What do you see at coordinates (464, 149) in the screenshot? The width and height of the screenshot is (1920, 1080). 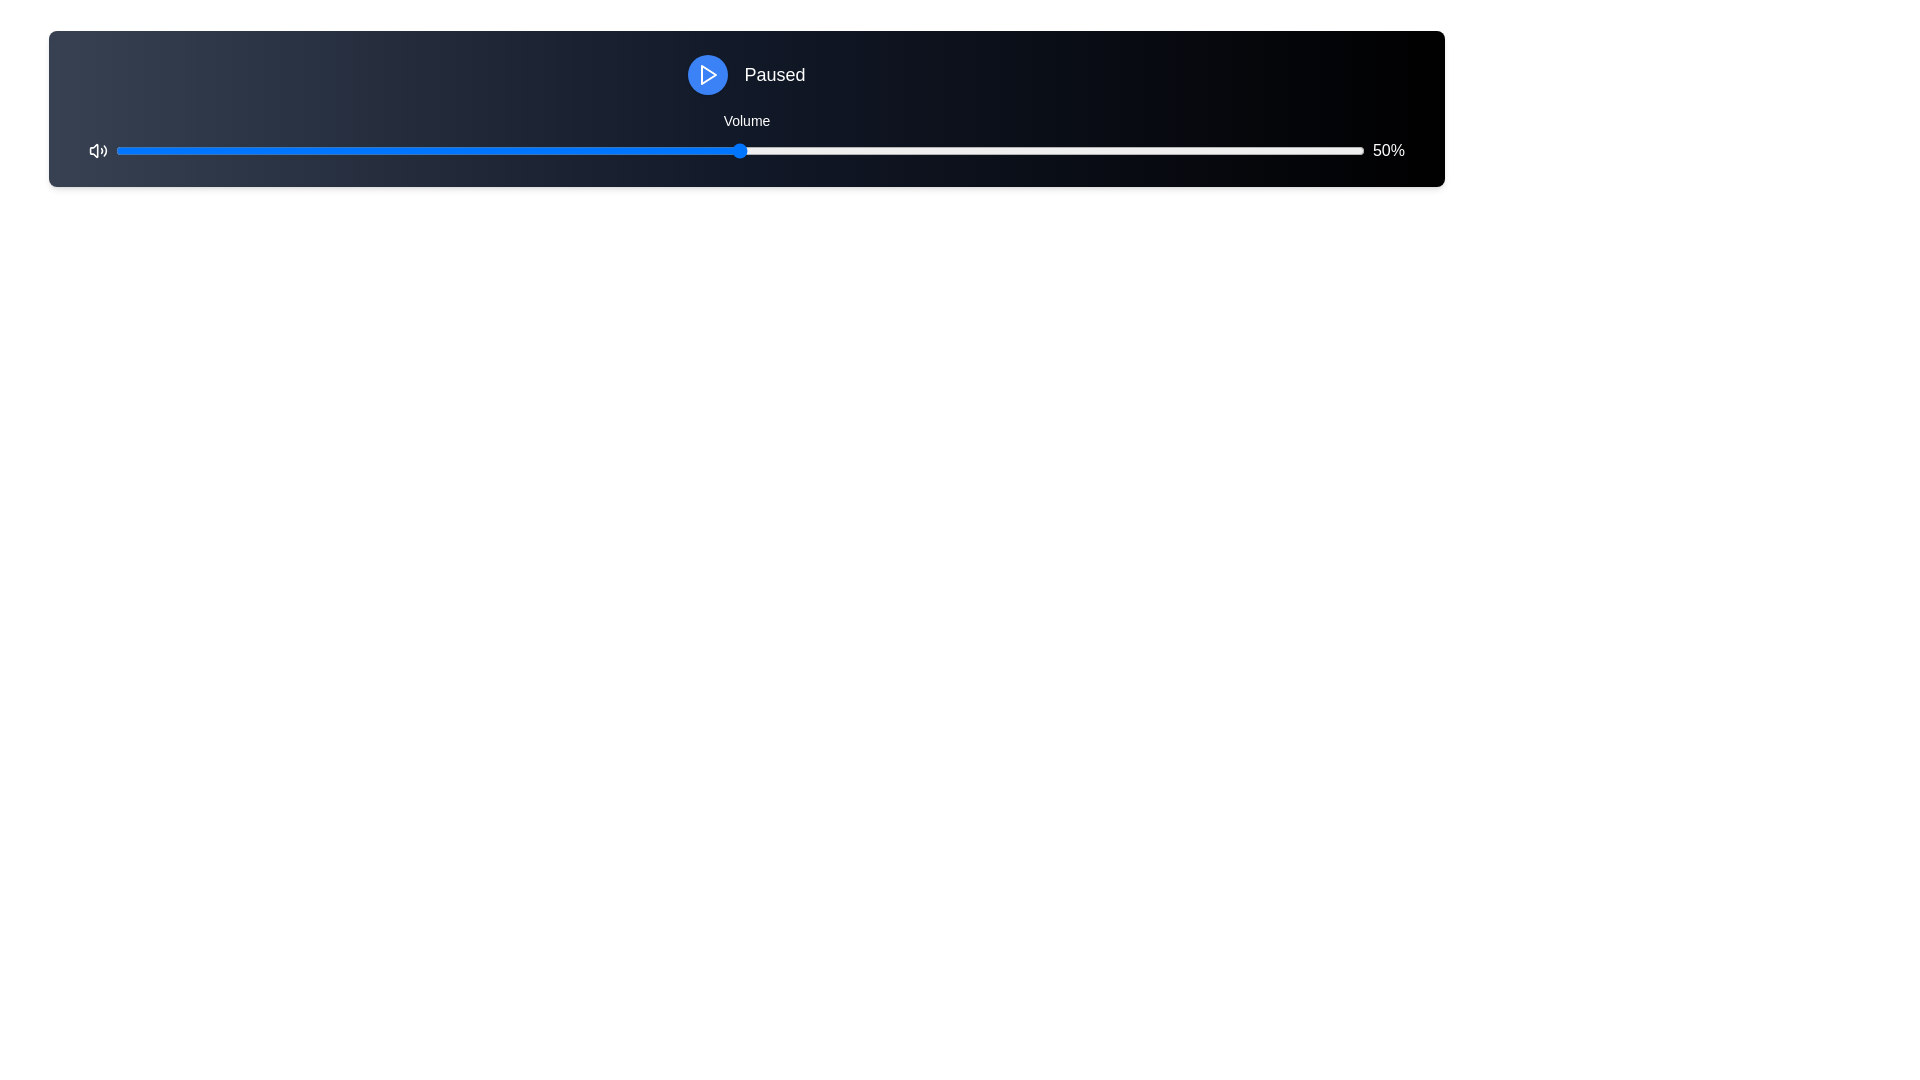 I see `the volume` at bounding box center [464, 149].